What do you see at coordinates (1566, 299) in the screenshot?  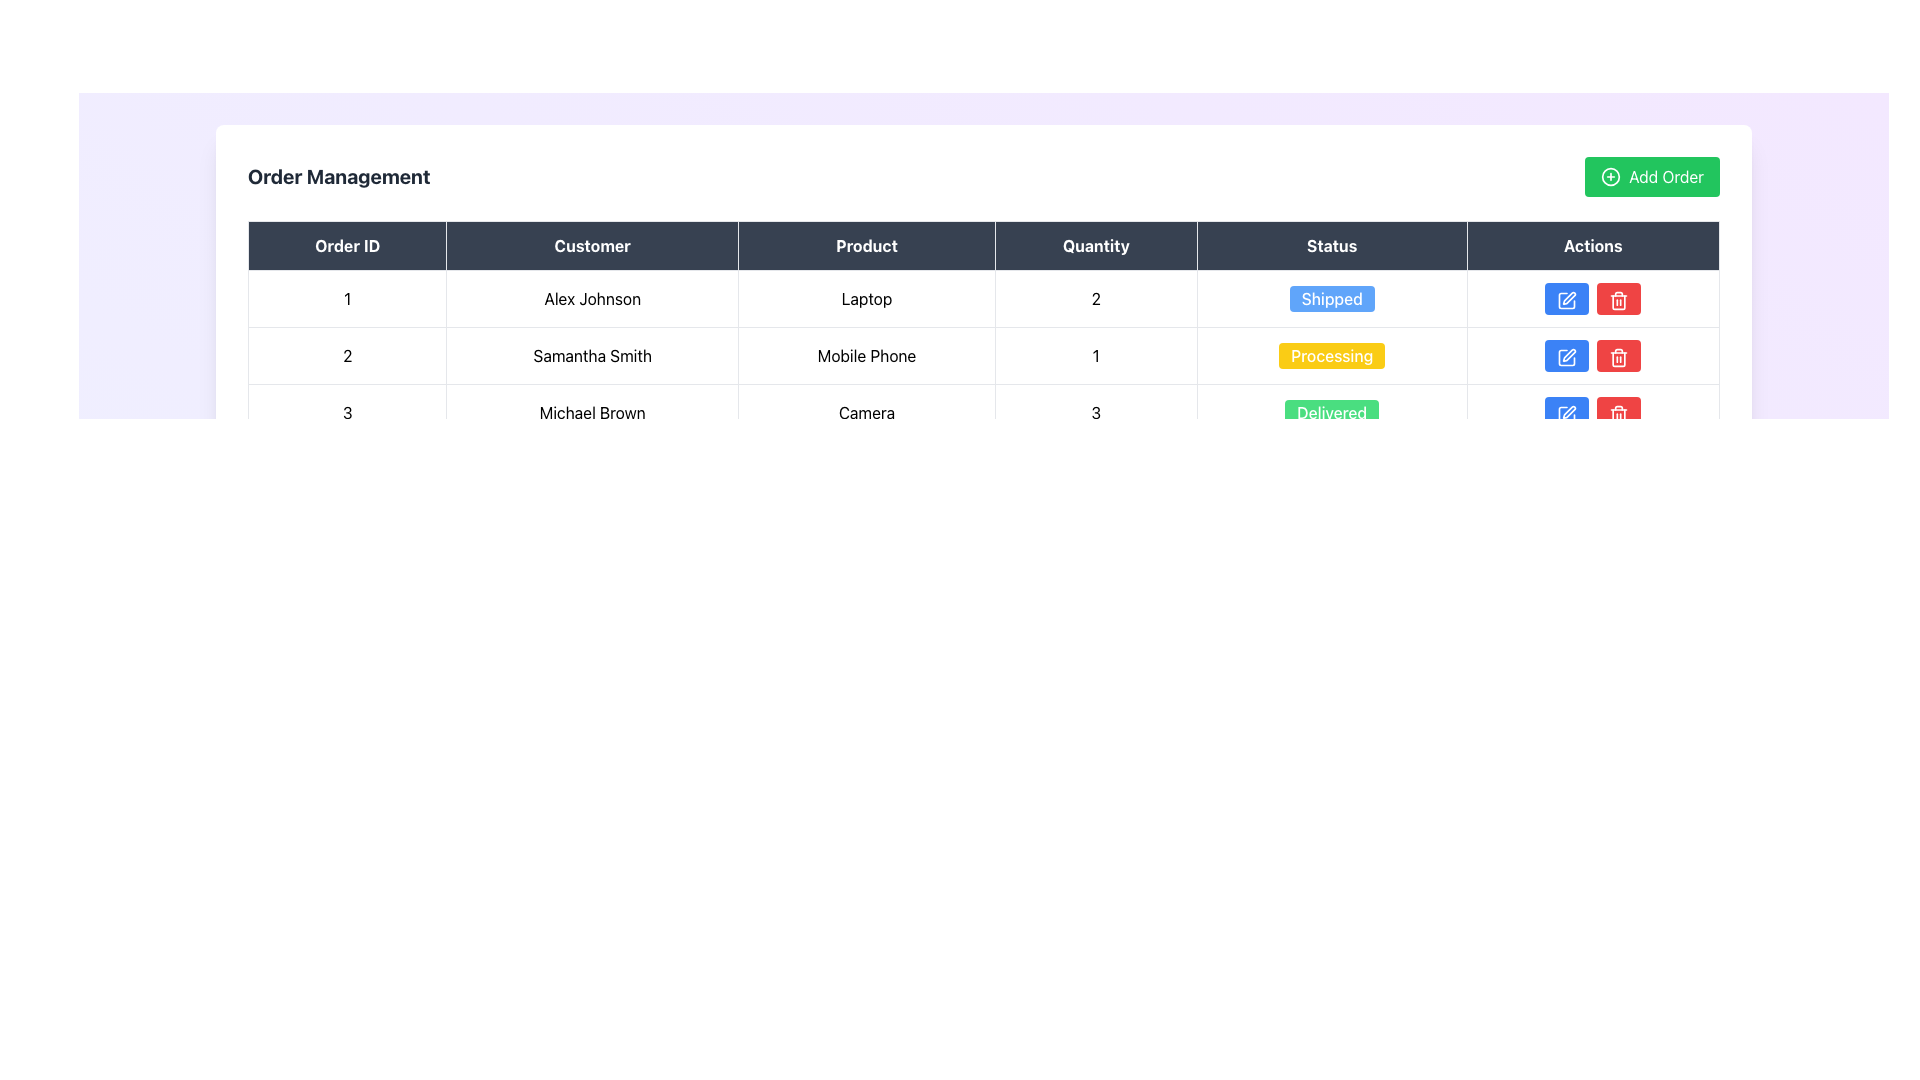 I see `the blue edit button with a pen icon located in the first row of the 'Actions' column to initiate editing` at bounding box center [1566, 299].